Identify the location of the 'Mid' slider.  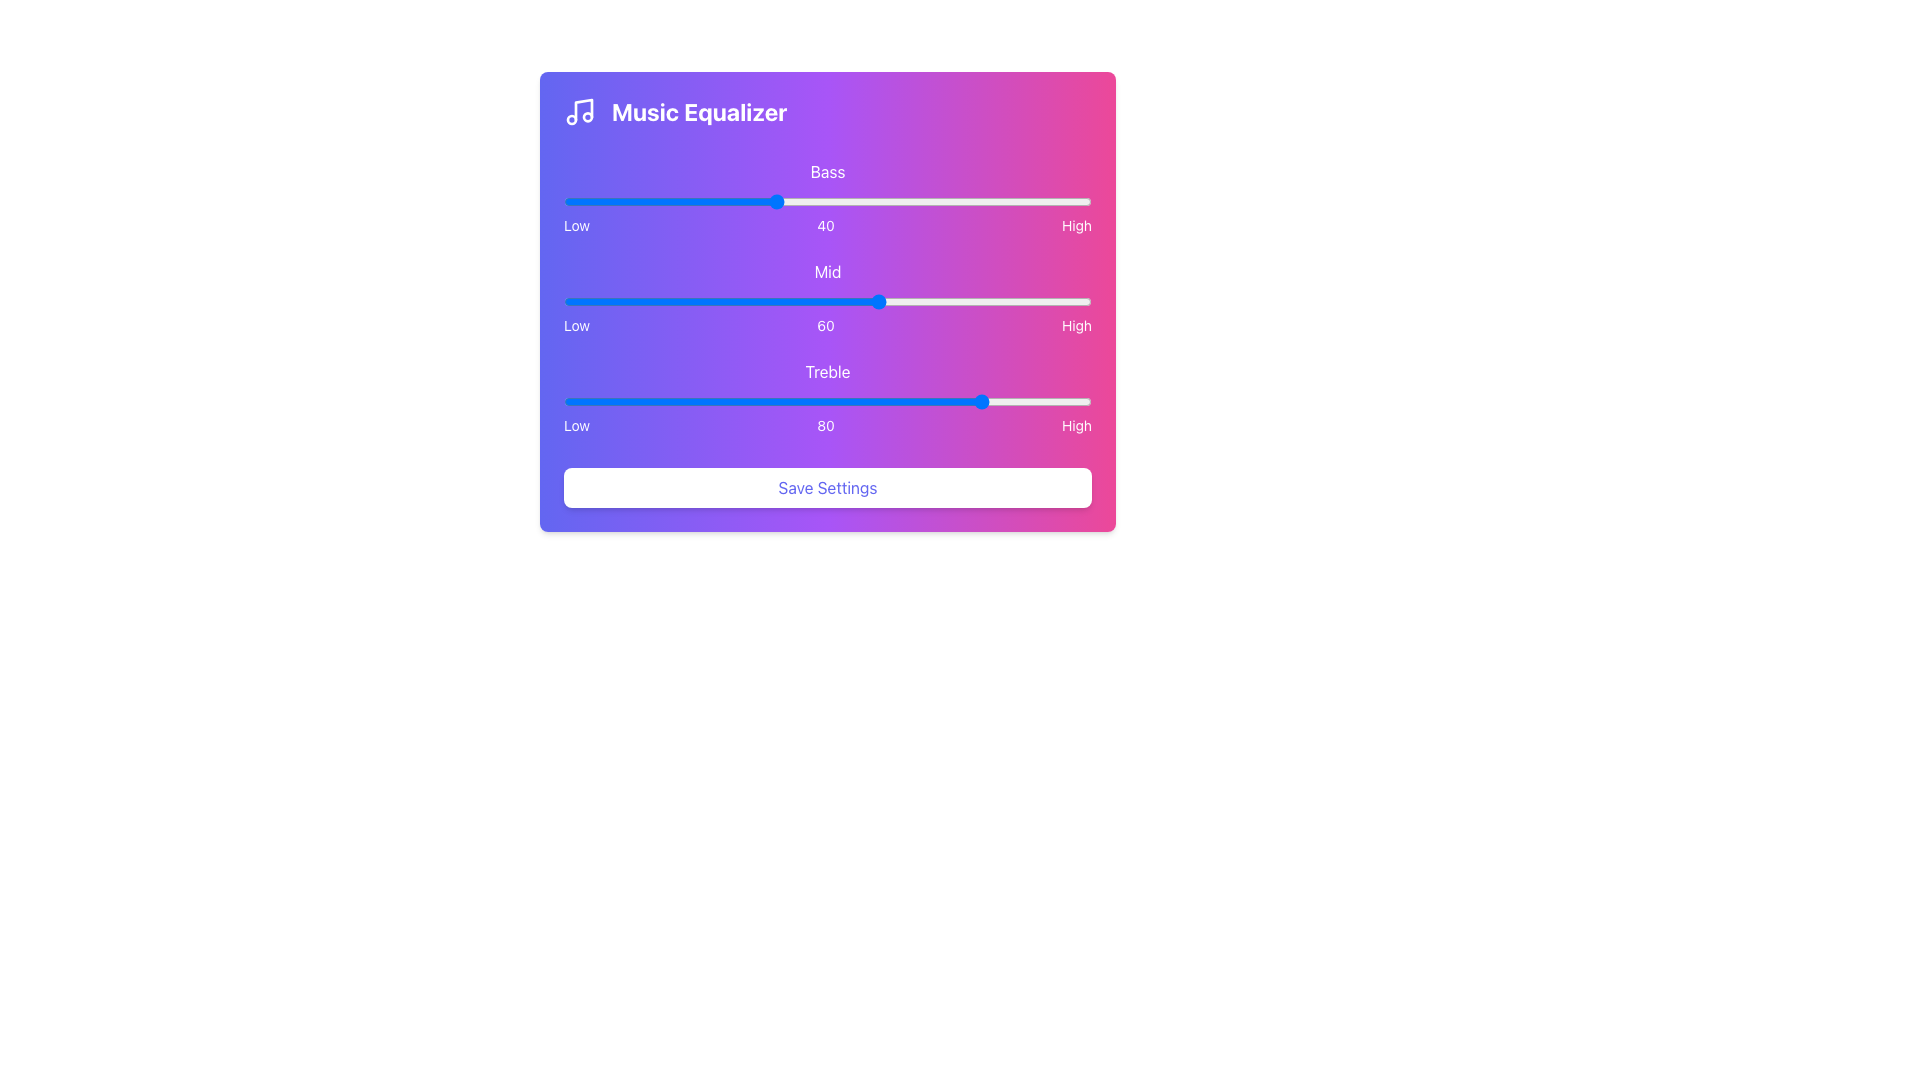
(1085, 301).